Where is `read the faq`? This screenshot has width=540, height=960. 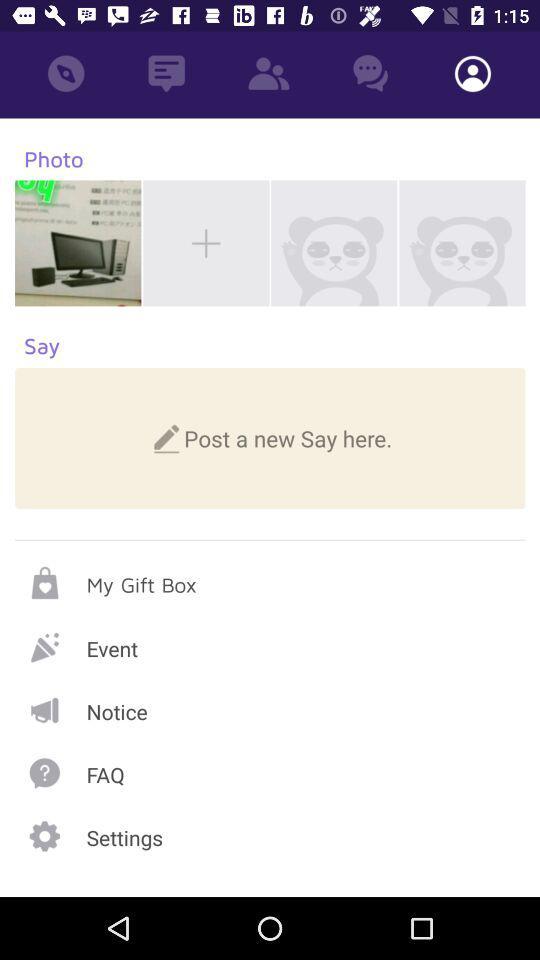
read the faq is located at coordinates (270, 772).